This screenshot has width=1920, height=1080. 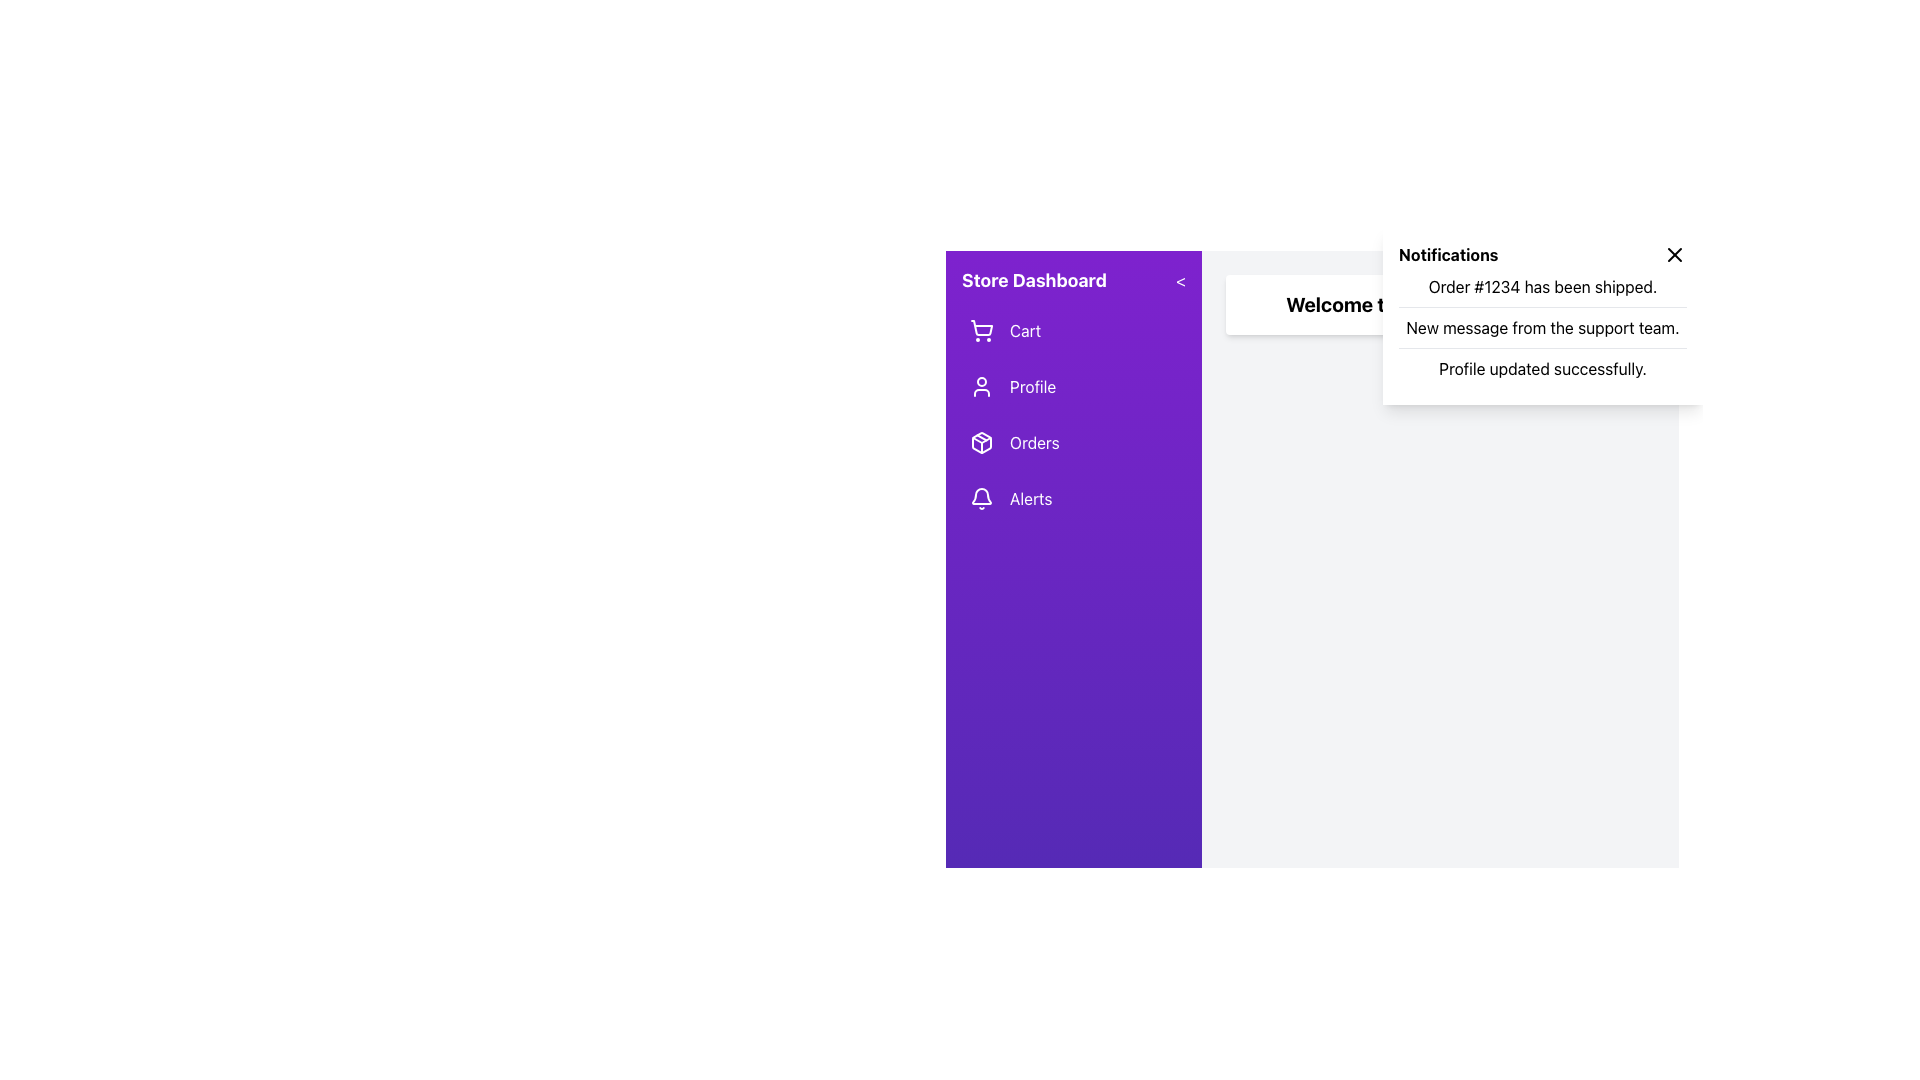 What do you see at coordinates (1181, 281) in the screenshot?
I see `the back navigation button located in the top-right corner of the purple dashboard section` at bounding box center [1181, 281].